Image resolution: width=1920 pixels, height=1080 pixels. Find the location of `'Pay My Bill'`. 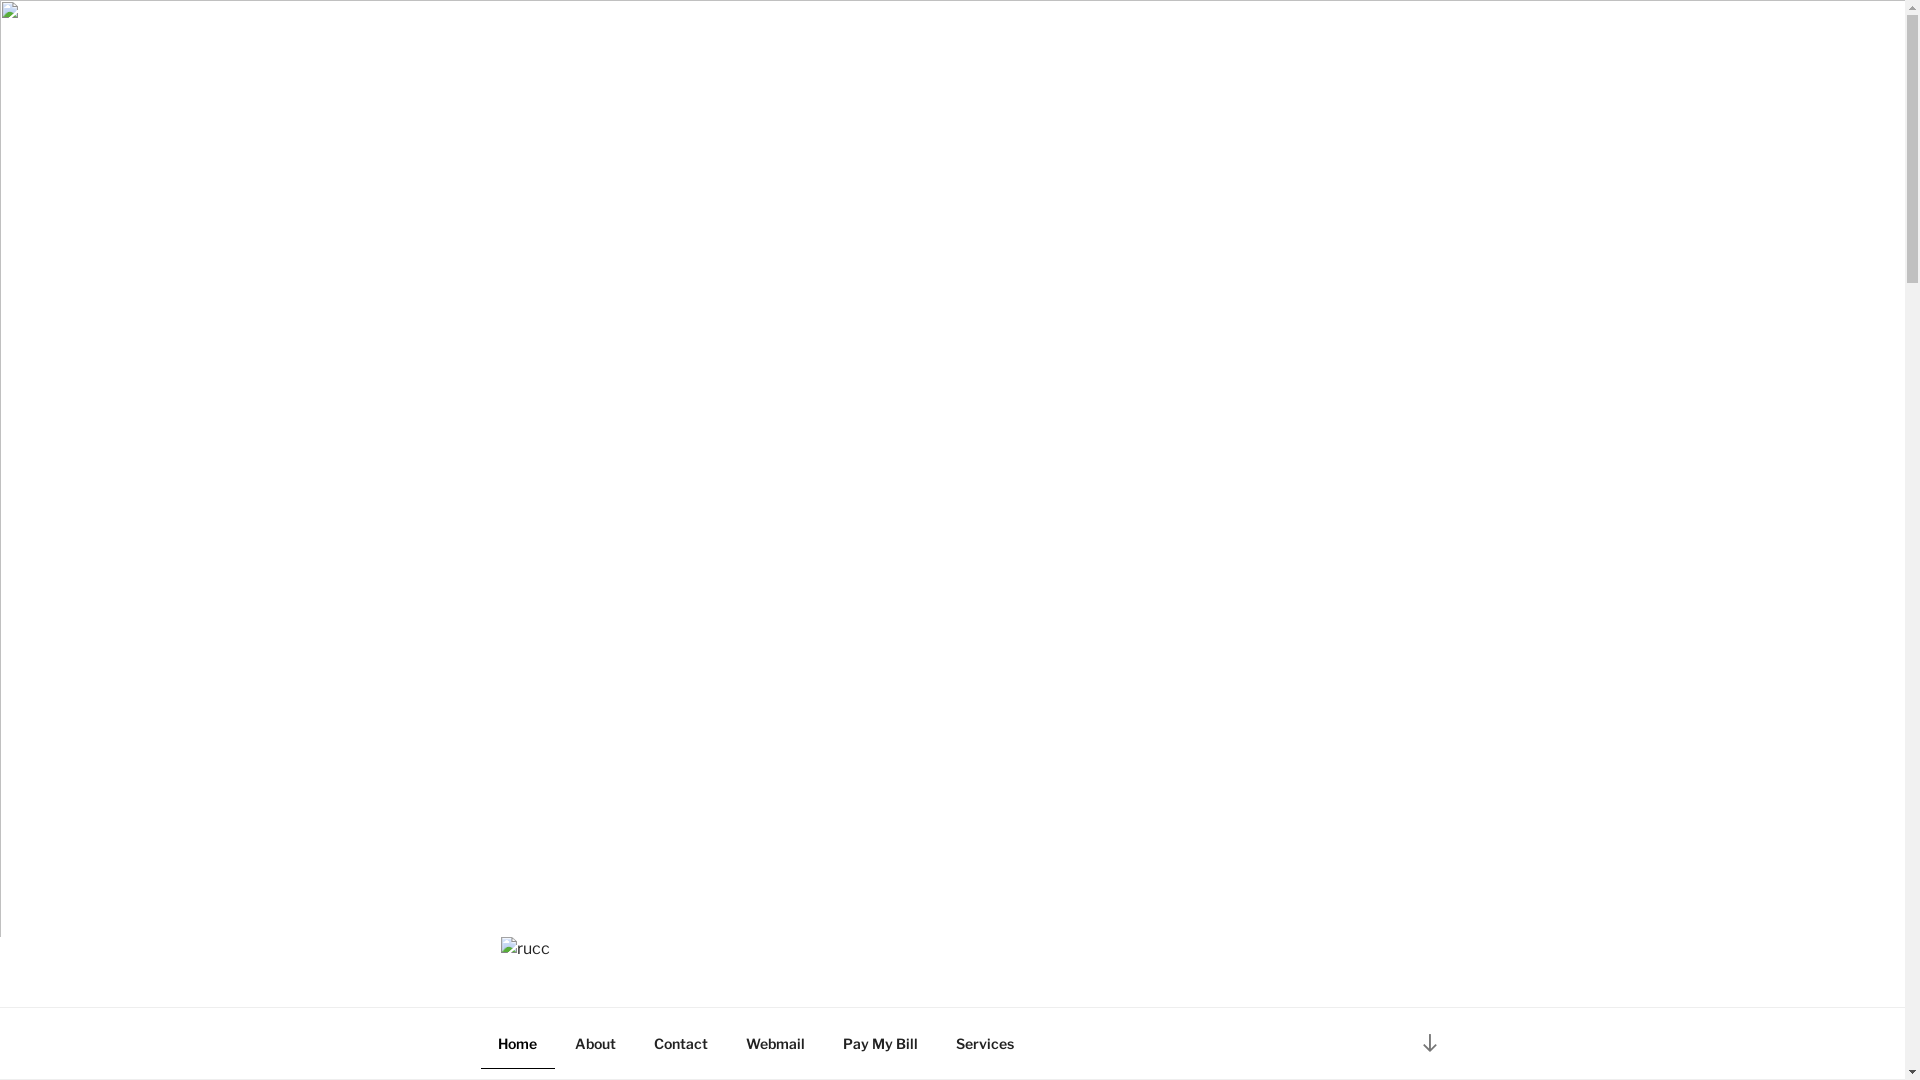

'Pay My Bill' is located at coordinates (880, 1041).